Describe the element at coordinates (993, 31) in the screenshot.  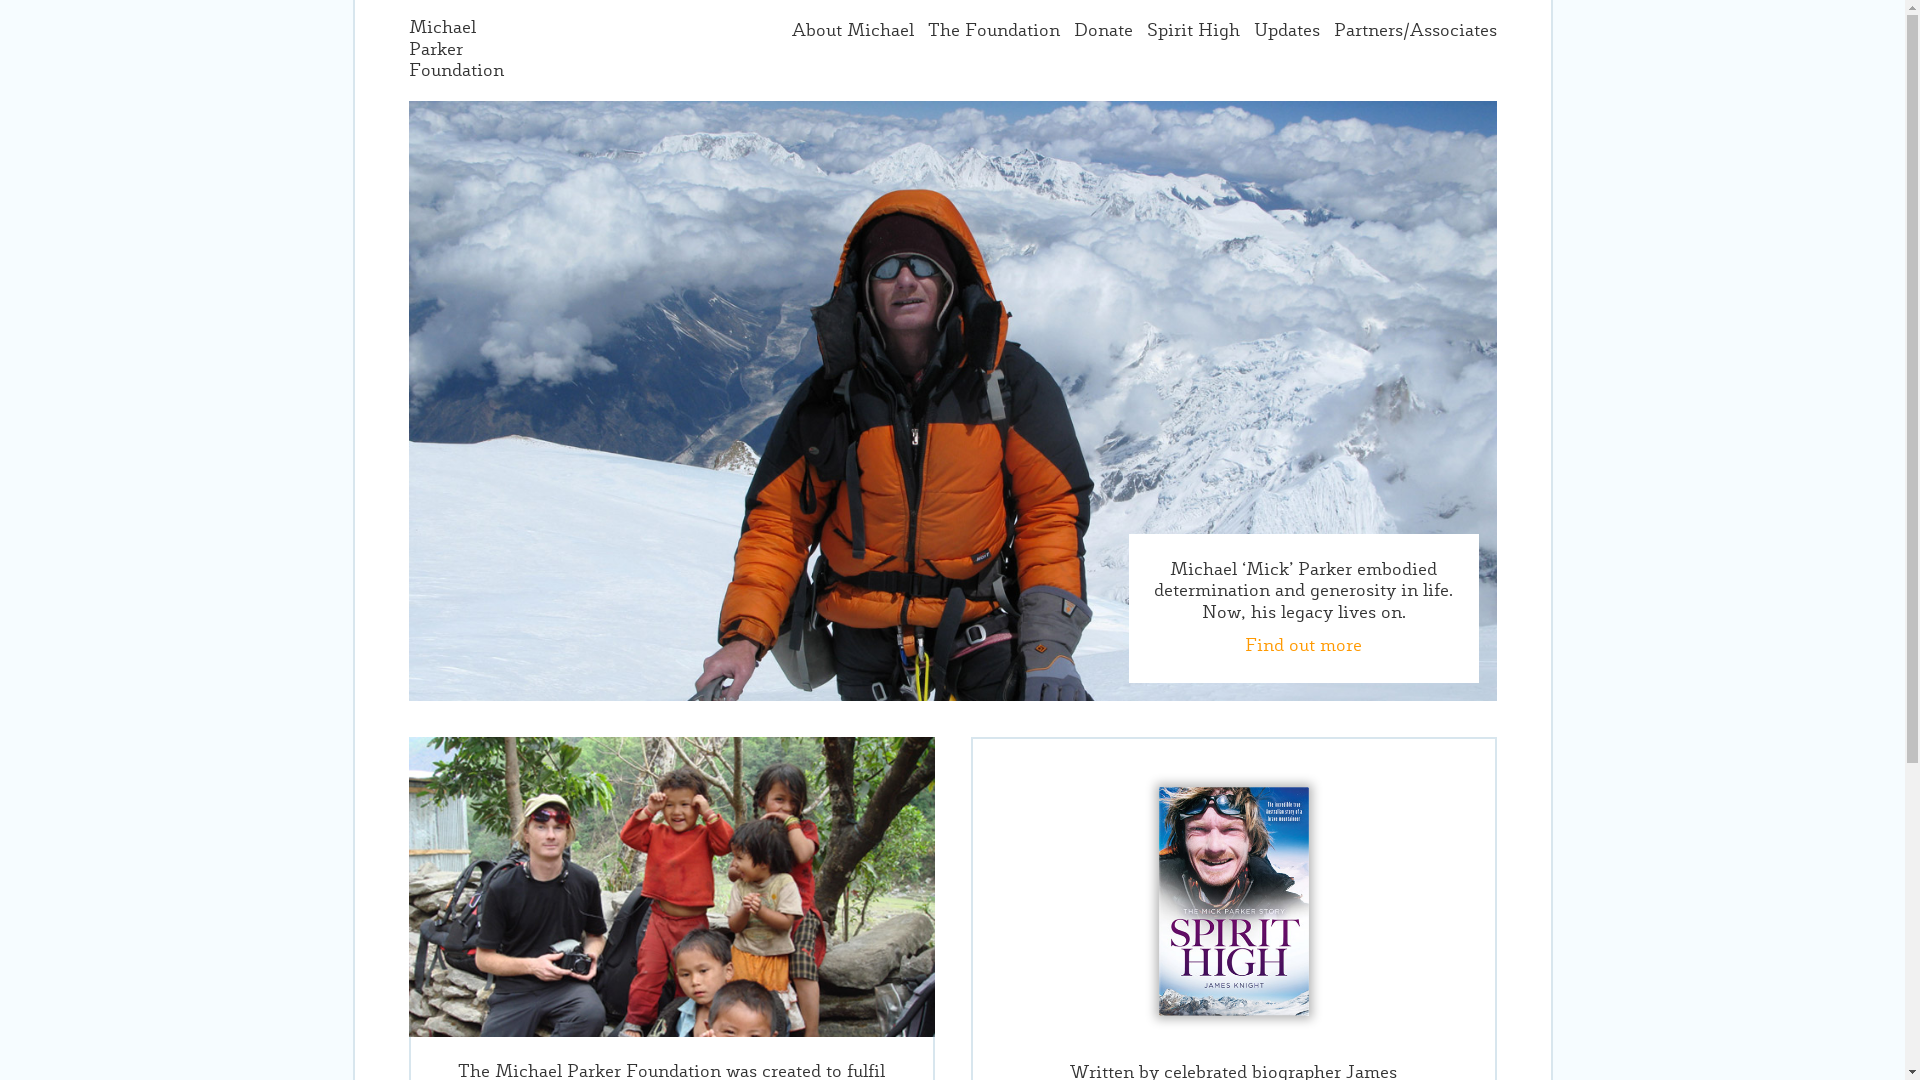
I see `'The Foundation'` at that location.